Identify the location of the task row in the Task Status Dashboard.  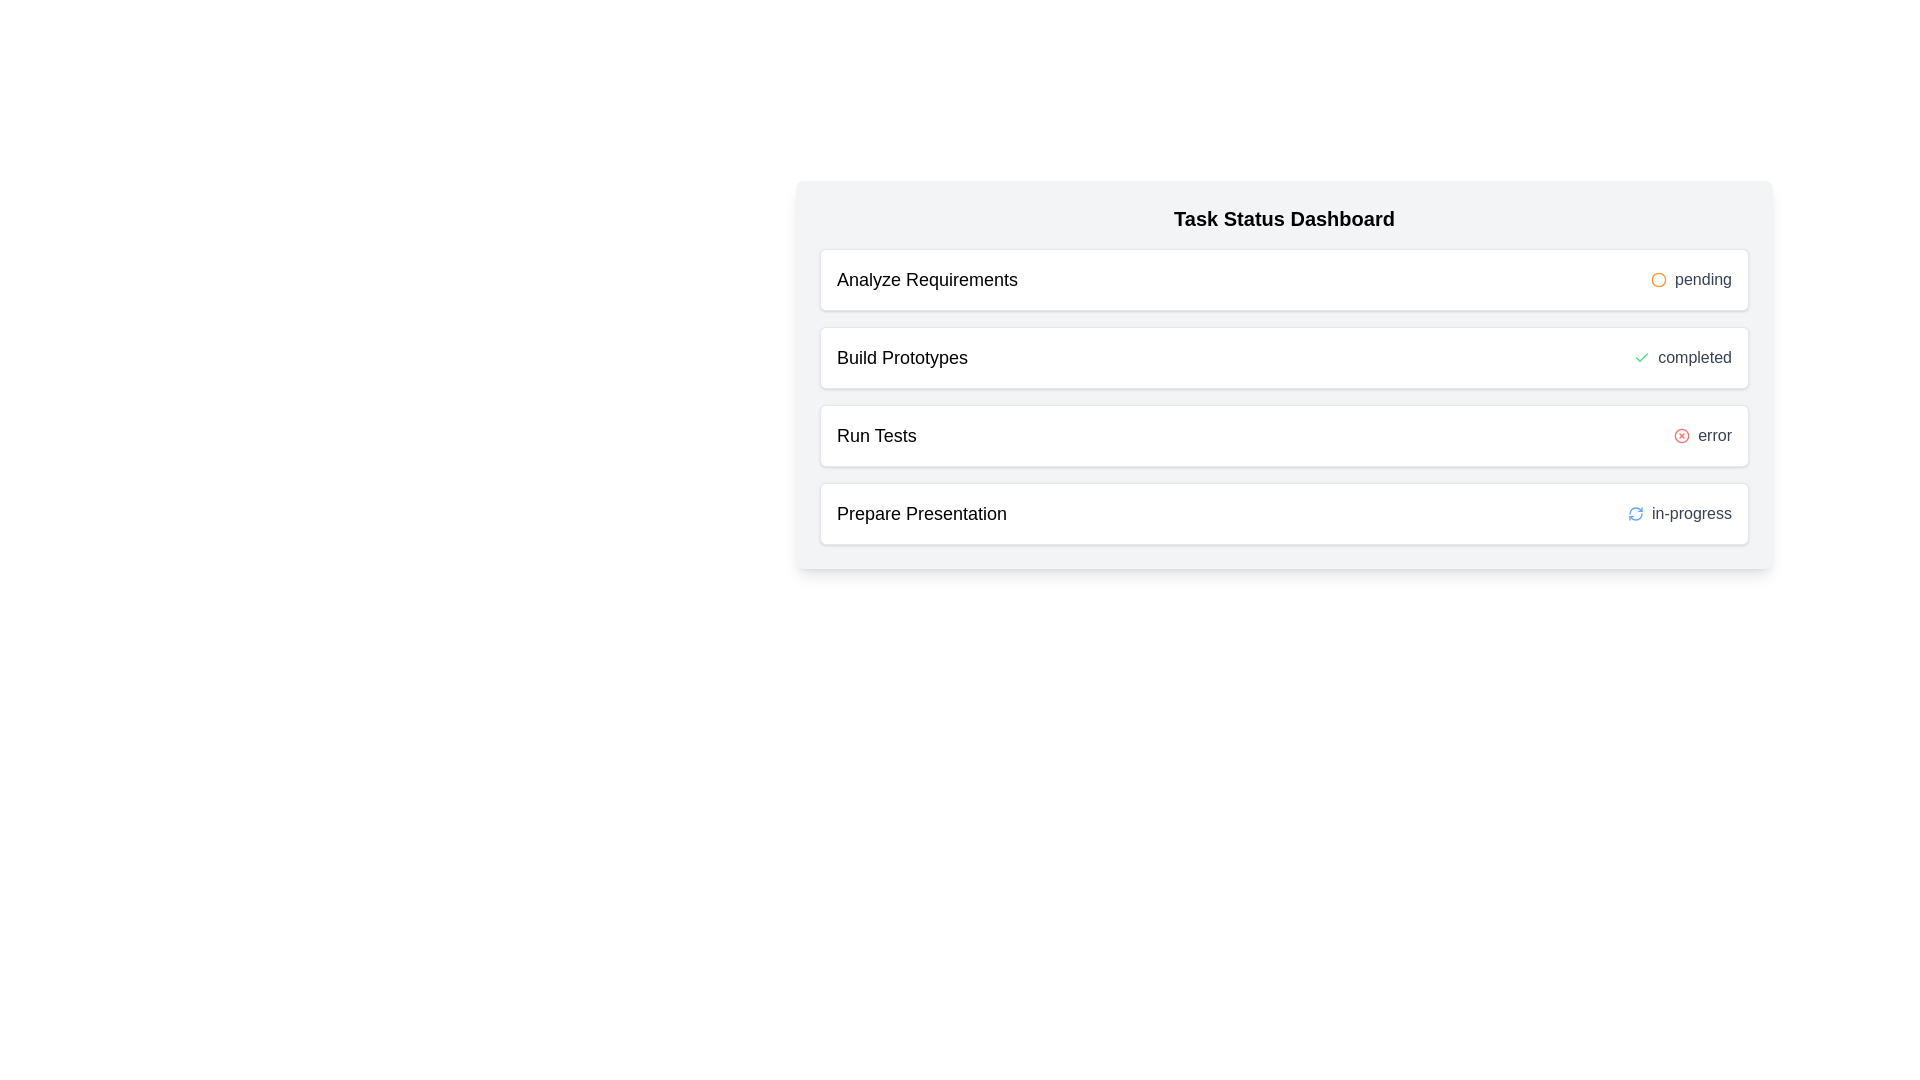
(1284, 397).